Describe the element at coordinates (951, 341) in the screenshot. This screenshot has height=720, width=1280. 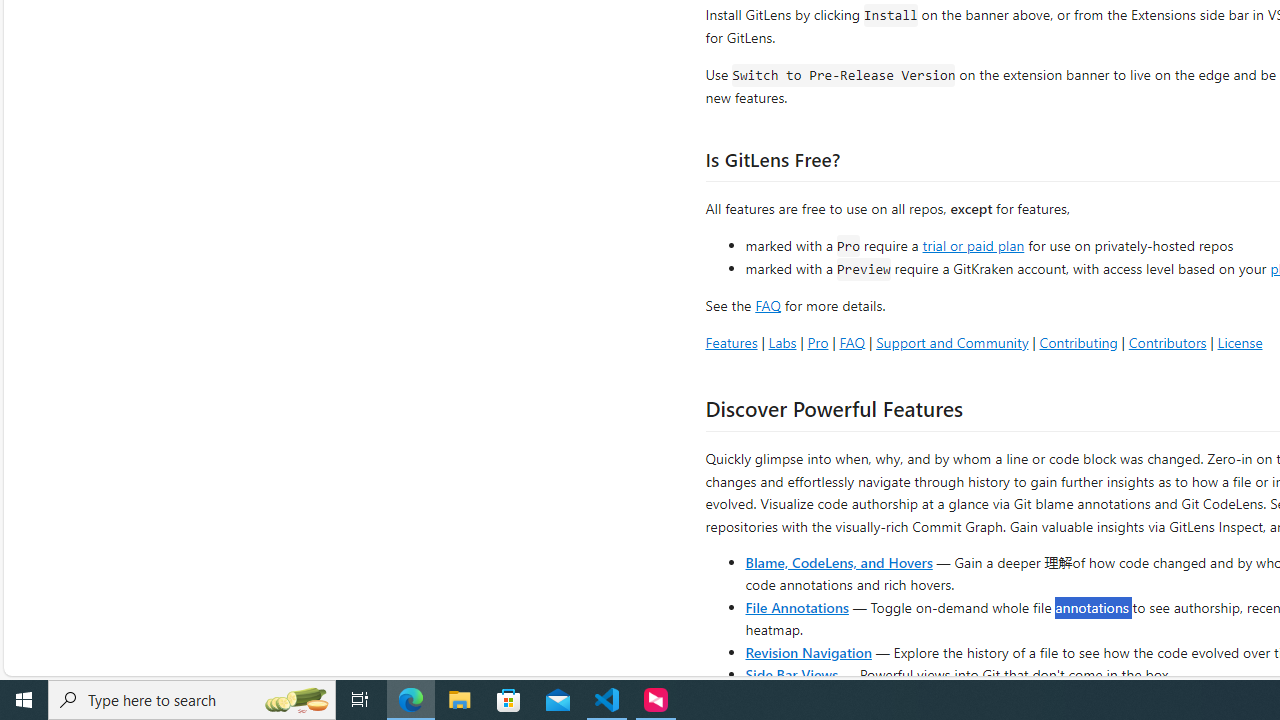
I see `'Support and Community'` at that location.